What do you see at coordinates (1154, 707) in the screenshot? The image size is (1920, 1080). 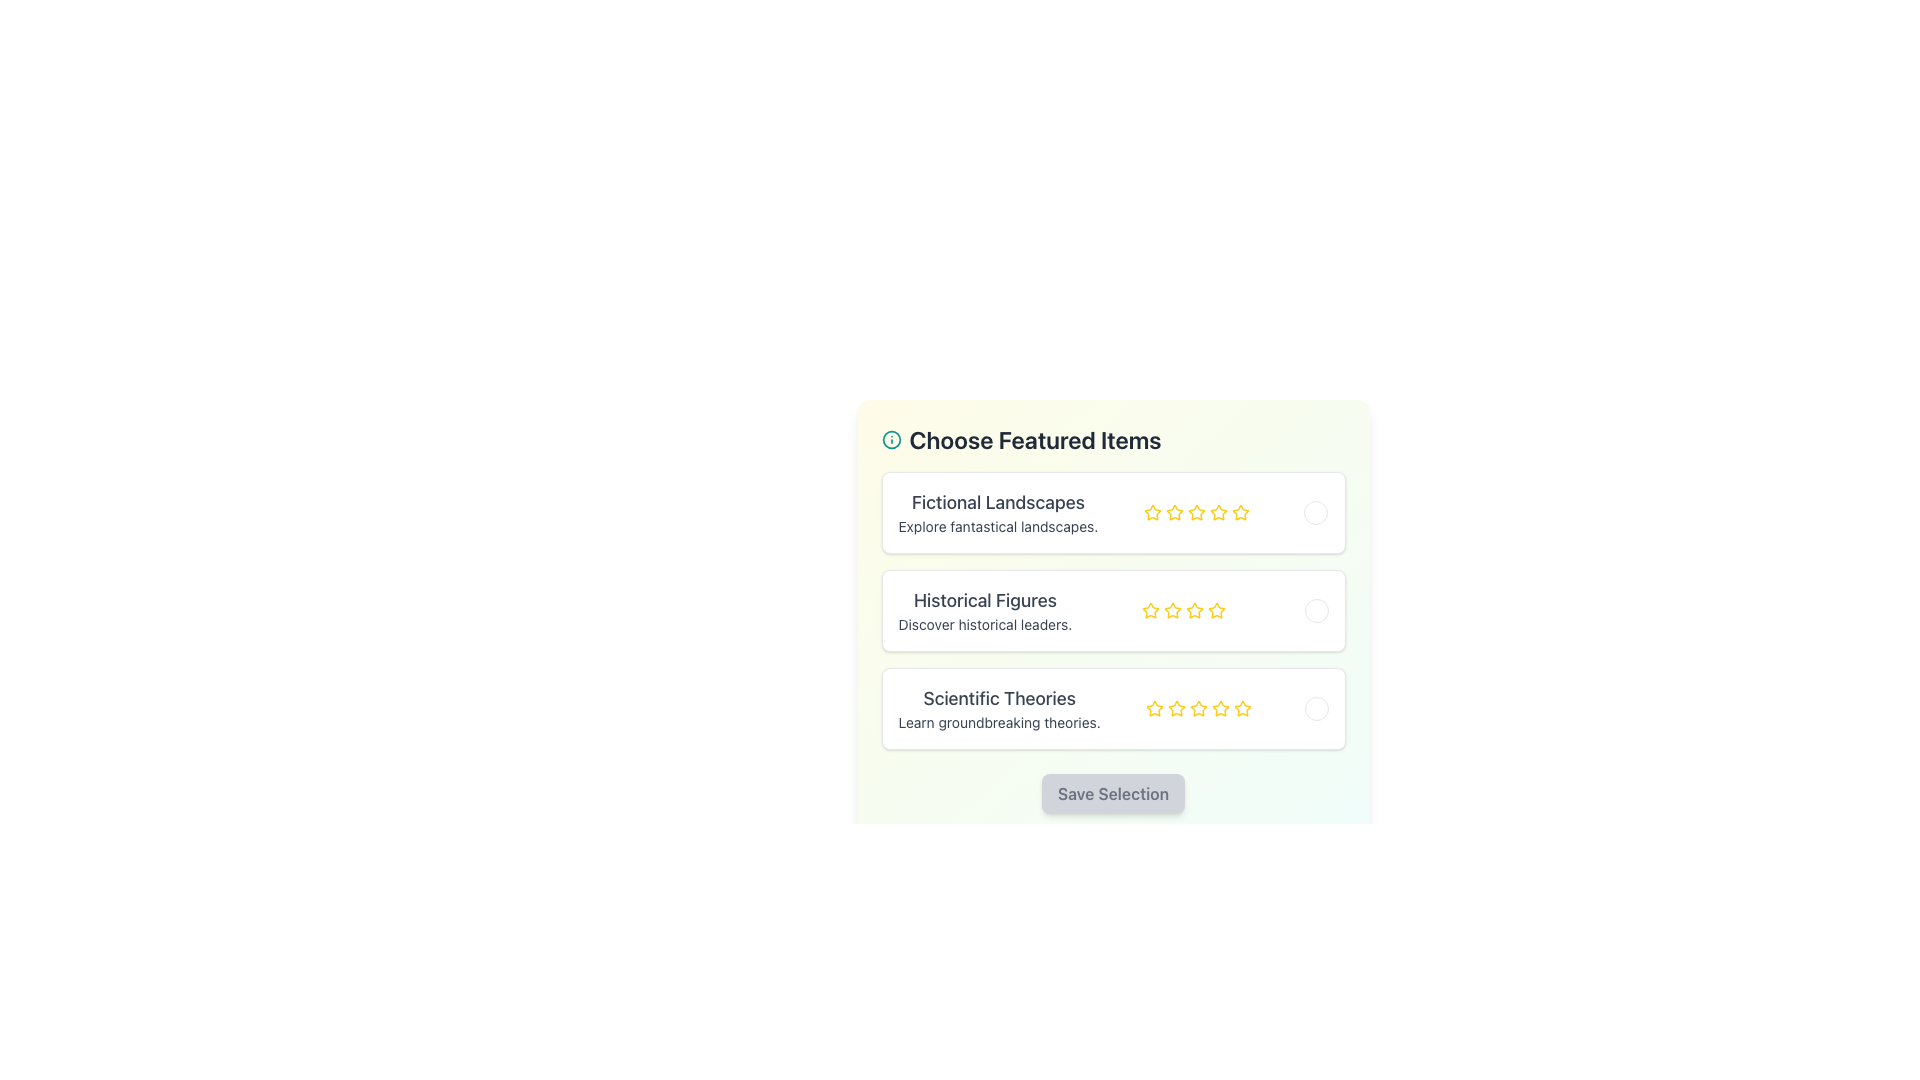 I see `the first star-shaped icon used for ratings, located in the rating system to the right of the 'Scientific Theories' row` at bounding box center [1154, 707].